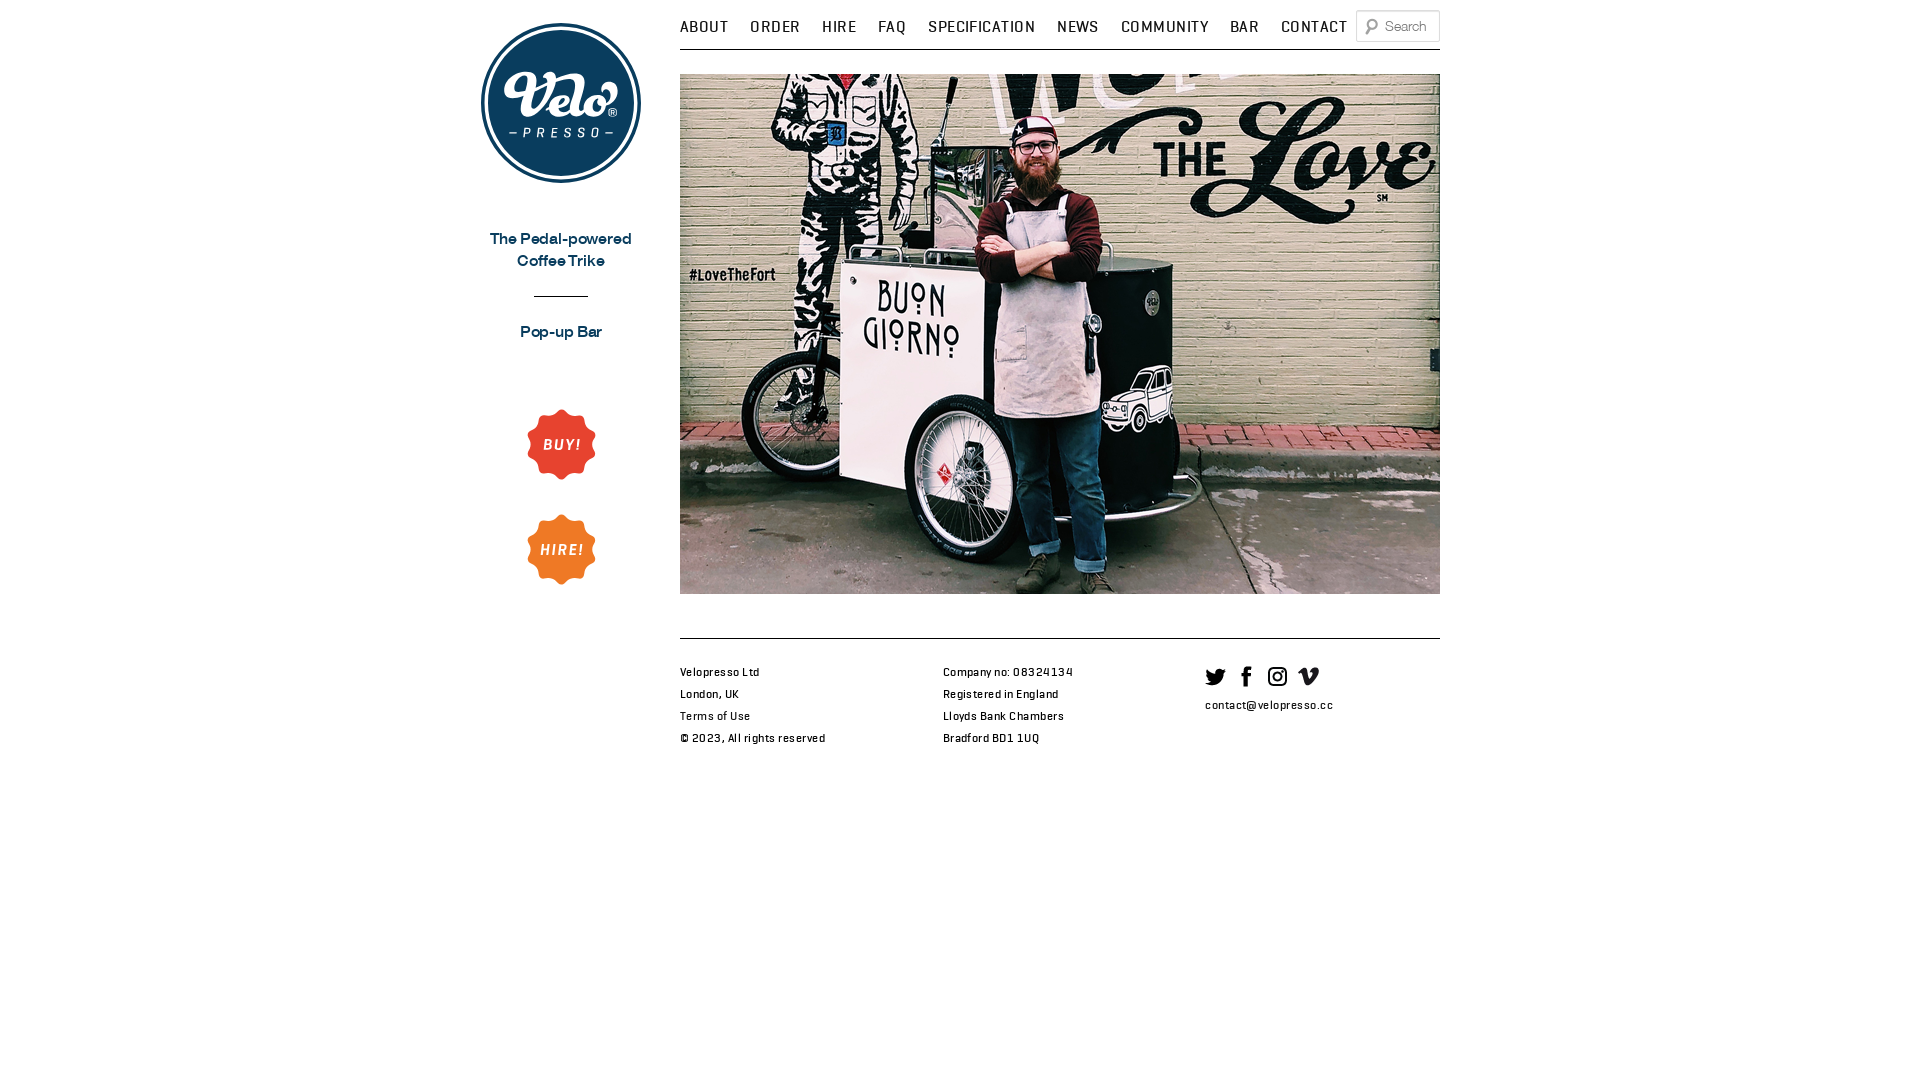  I want to click on 'ABOUT', so click(714, 27).